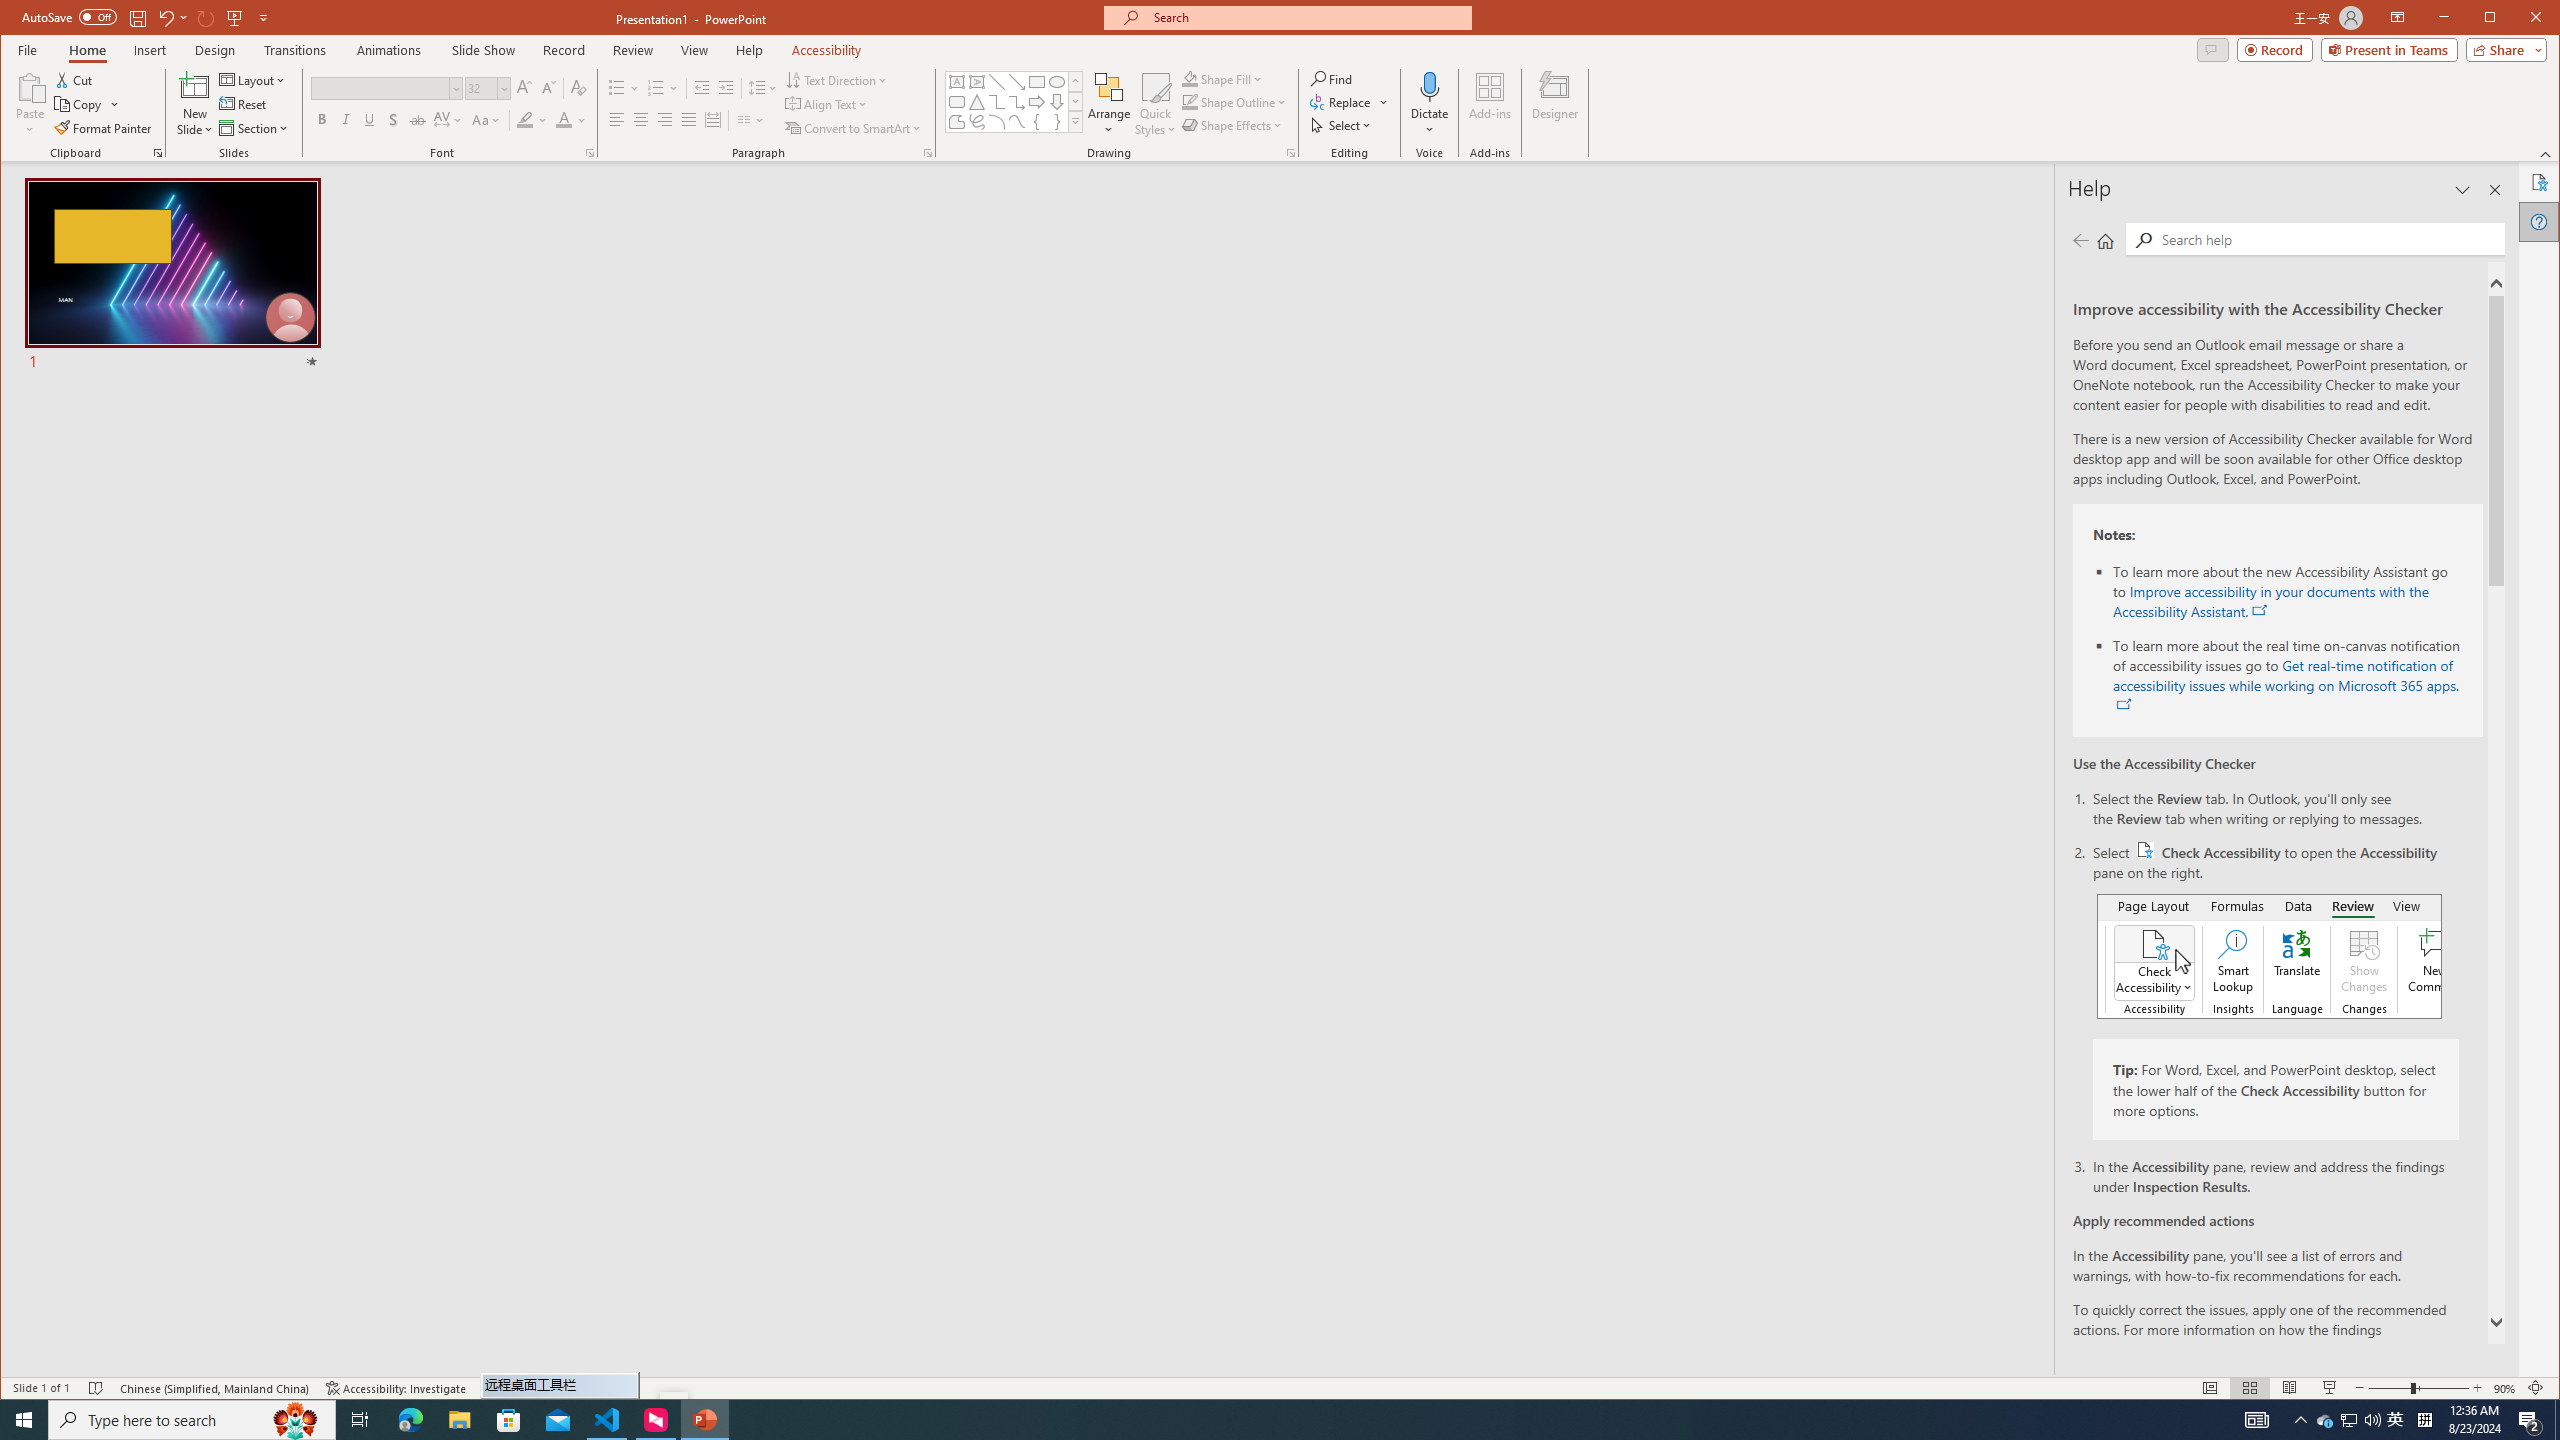  I want to click on 'AutomationID: 4105', so click(2255, 1418).